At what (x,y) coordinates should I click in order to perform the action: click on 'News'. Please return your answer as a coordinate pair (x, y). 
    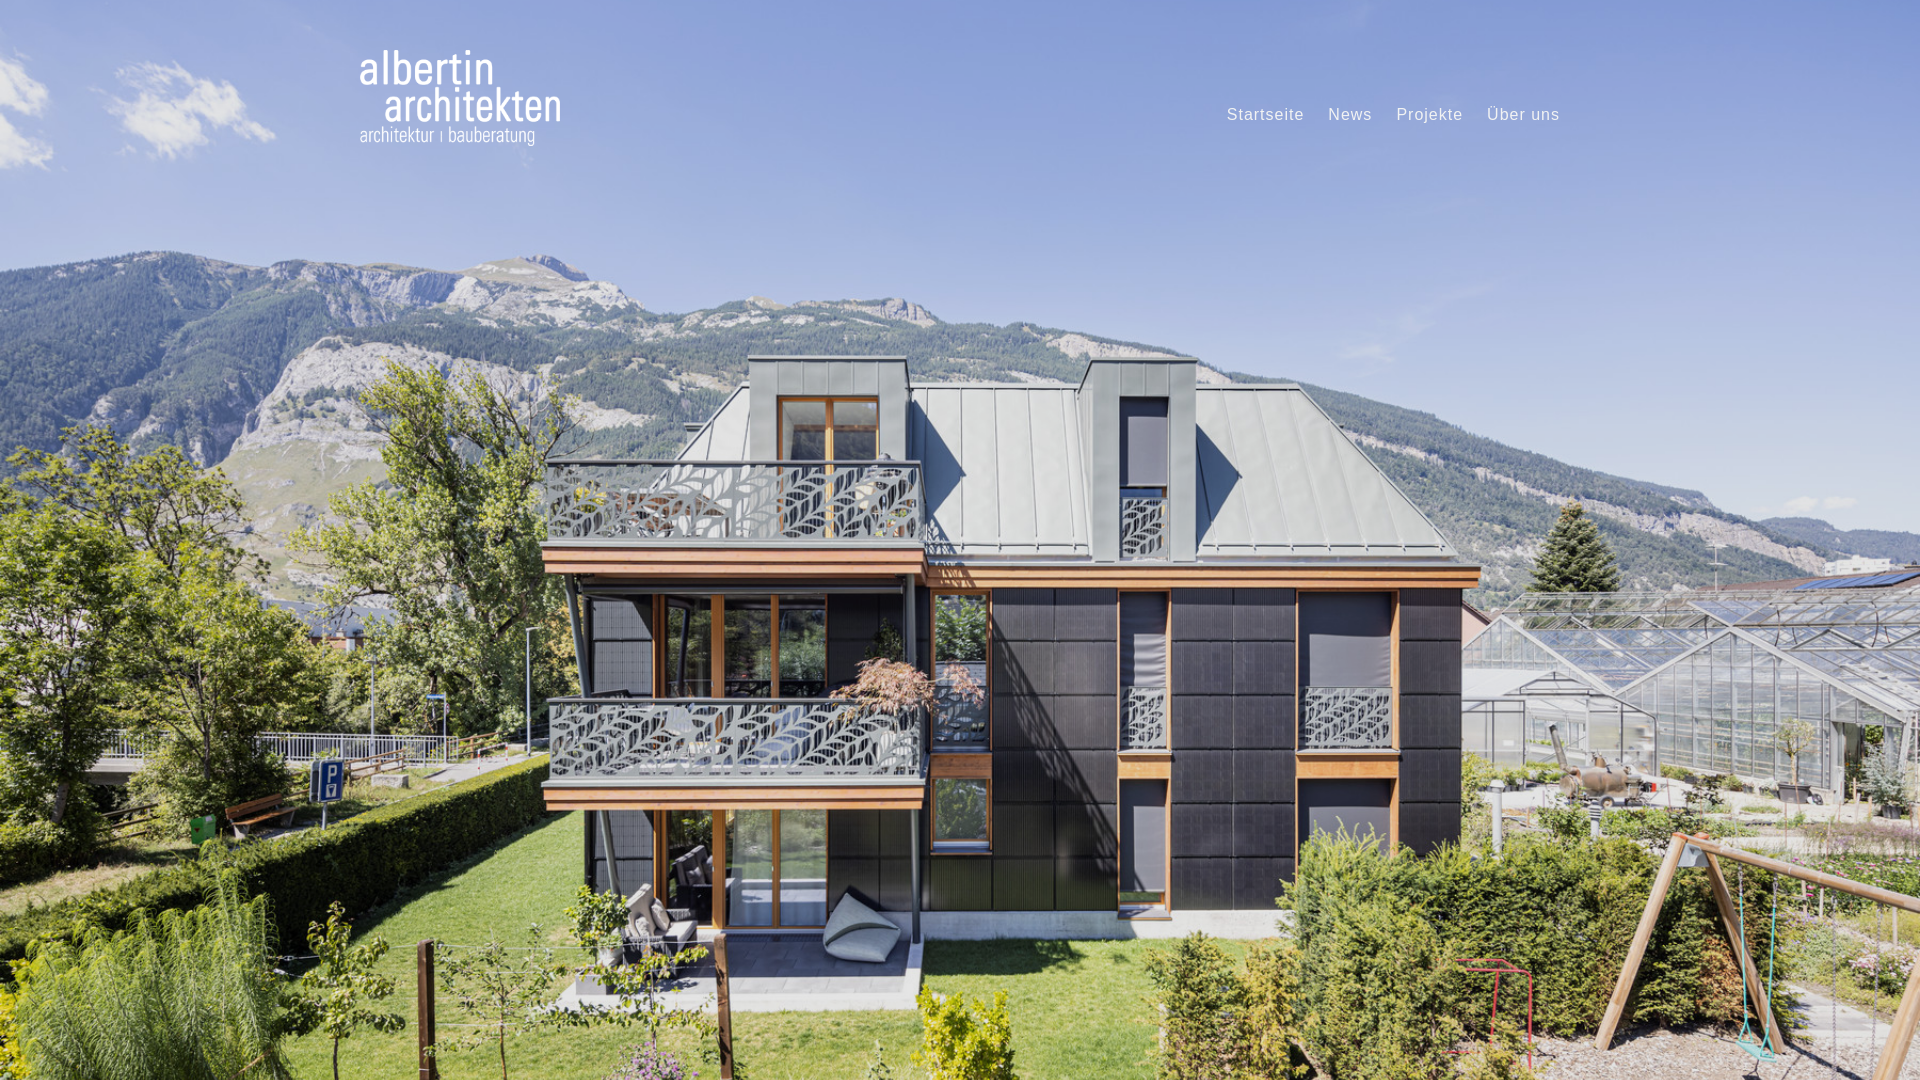
    Looking at the image, I should click on (1328, 115).